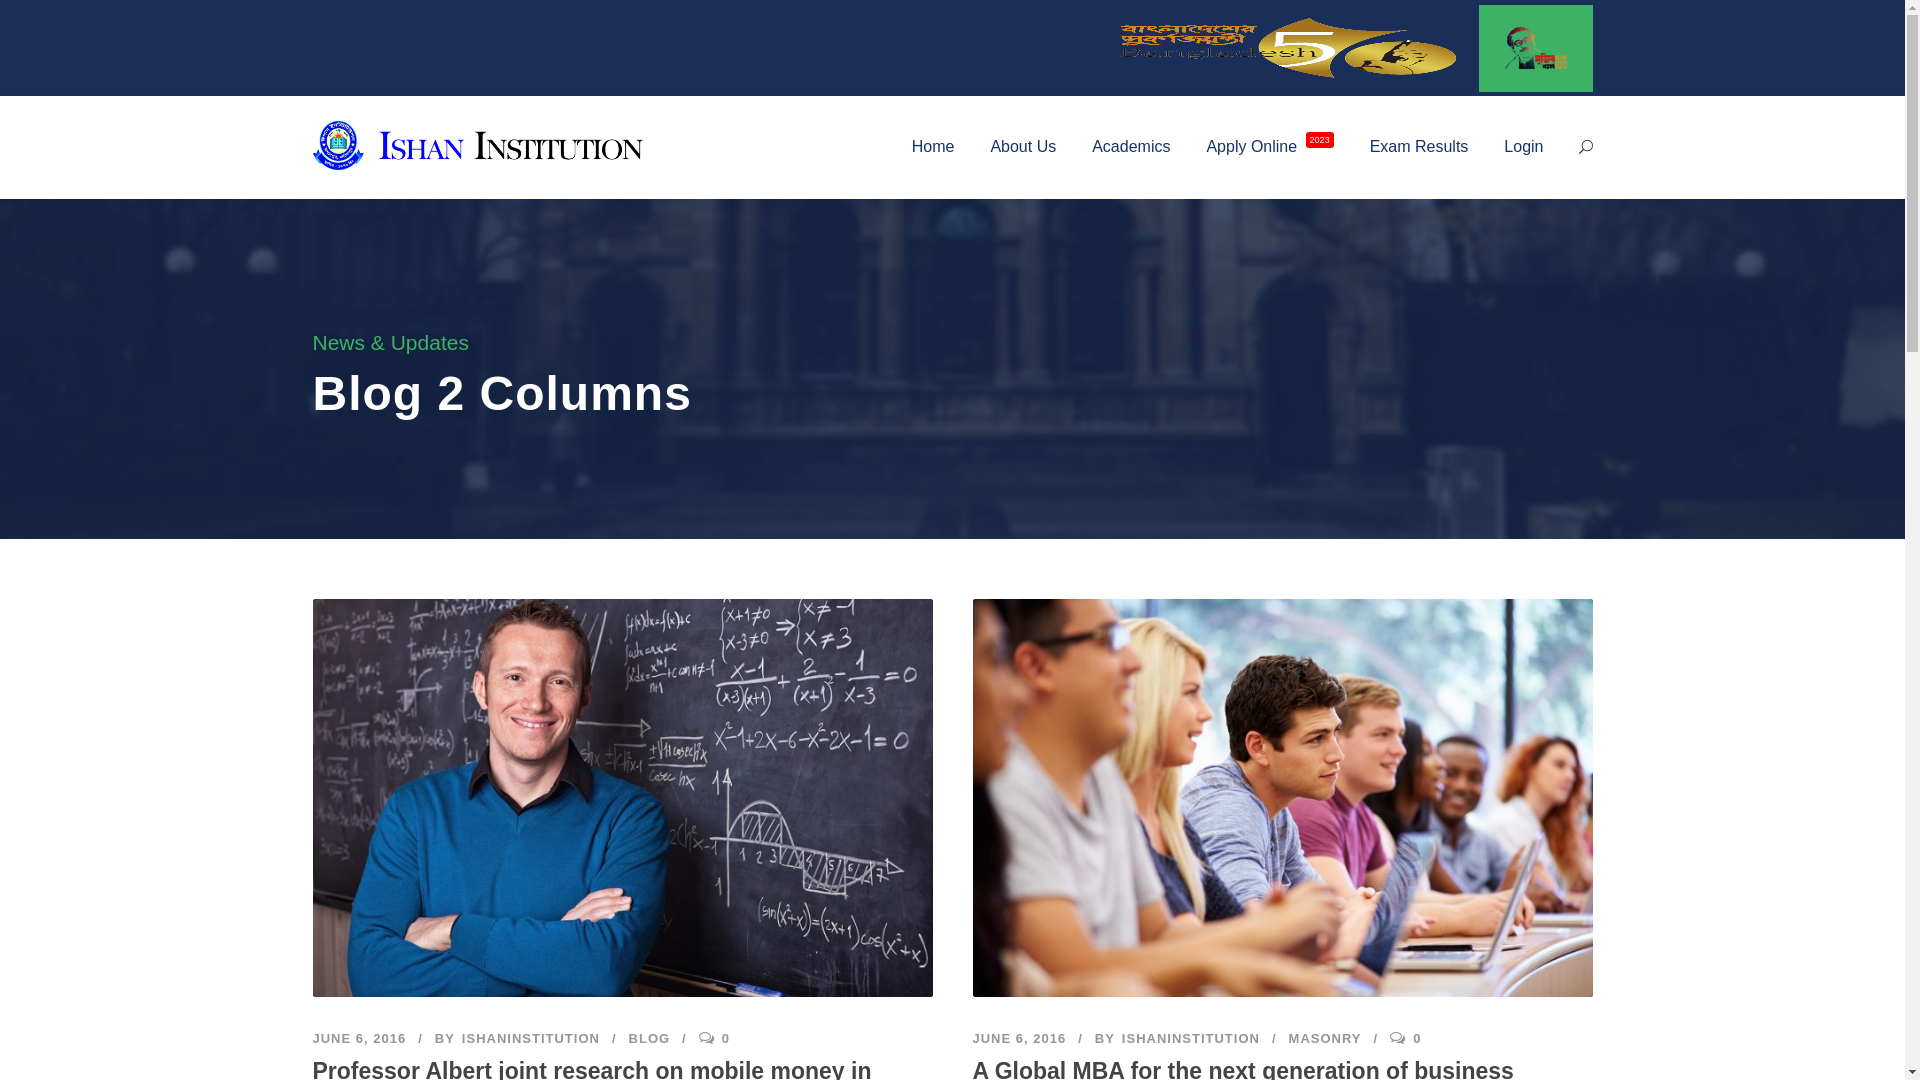  What do you see at coordinates (531, 1037) in the screenshot?
I see `'ISHANINSTITUTION'` at bounding box center [531, 1037].